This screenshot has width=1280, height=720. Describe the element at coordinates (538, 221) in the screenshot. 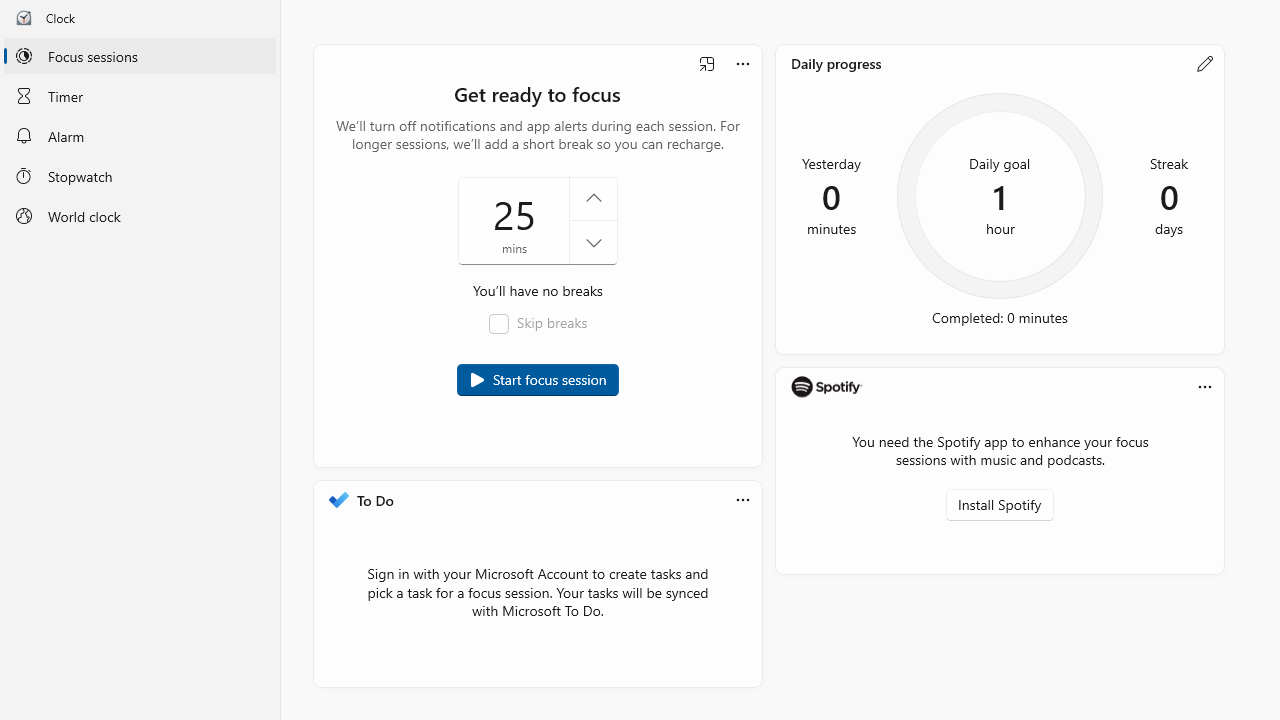

I see `'AutomationID: FullNumberBox'` at that location.